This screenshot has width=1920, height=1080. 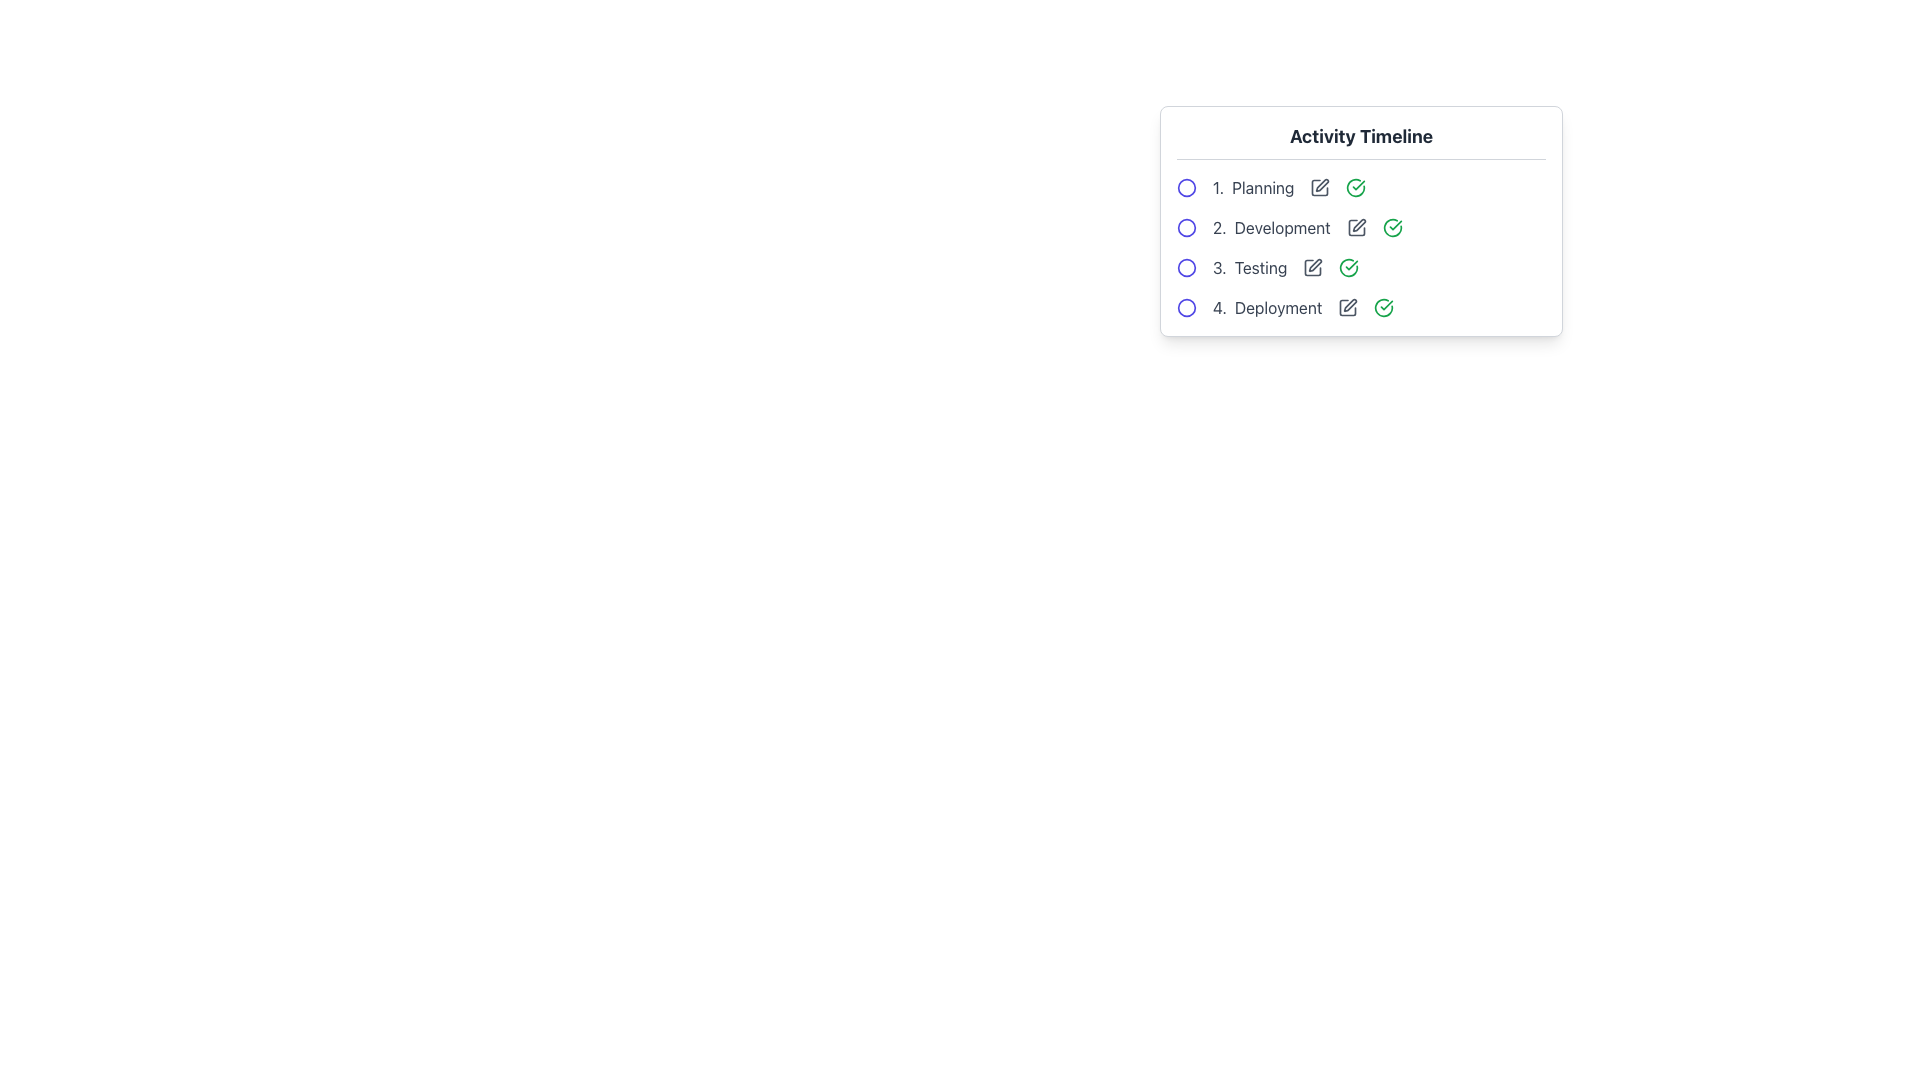 What do you see at coordinates (1282, 226) in the screenshot?
I see `the text label 'Development' in the 'Activity Timeline' section, which is the second item in the list following '1. Planning'` at bounding box center [1282, 226].